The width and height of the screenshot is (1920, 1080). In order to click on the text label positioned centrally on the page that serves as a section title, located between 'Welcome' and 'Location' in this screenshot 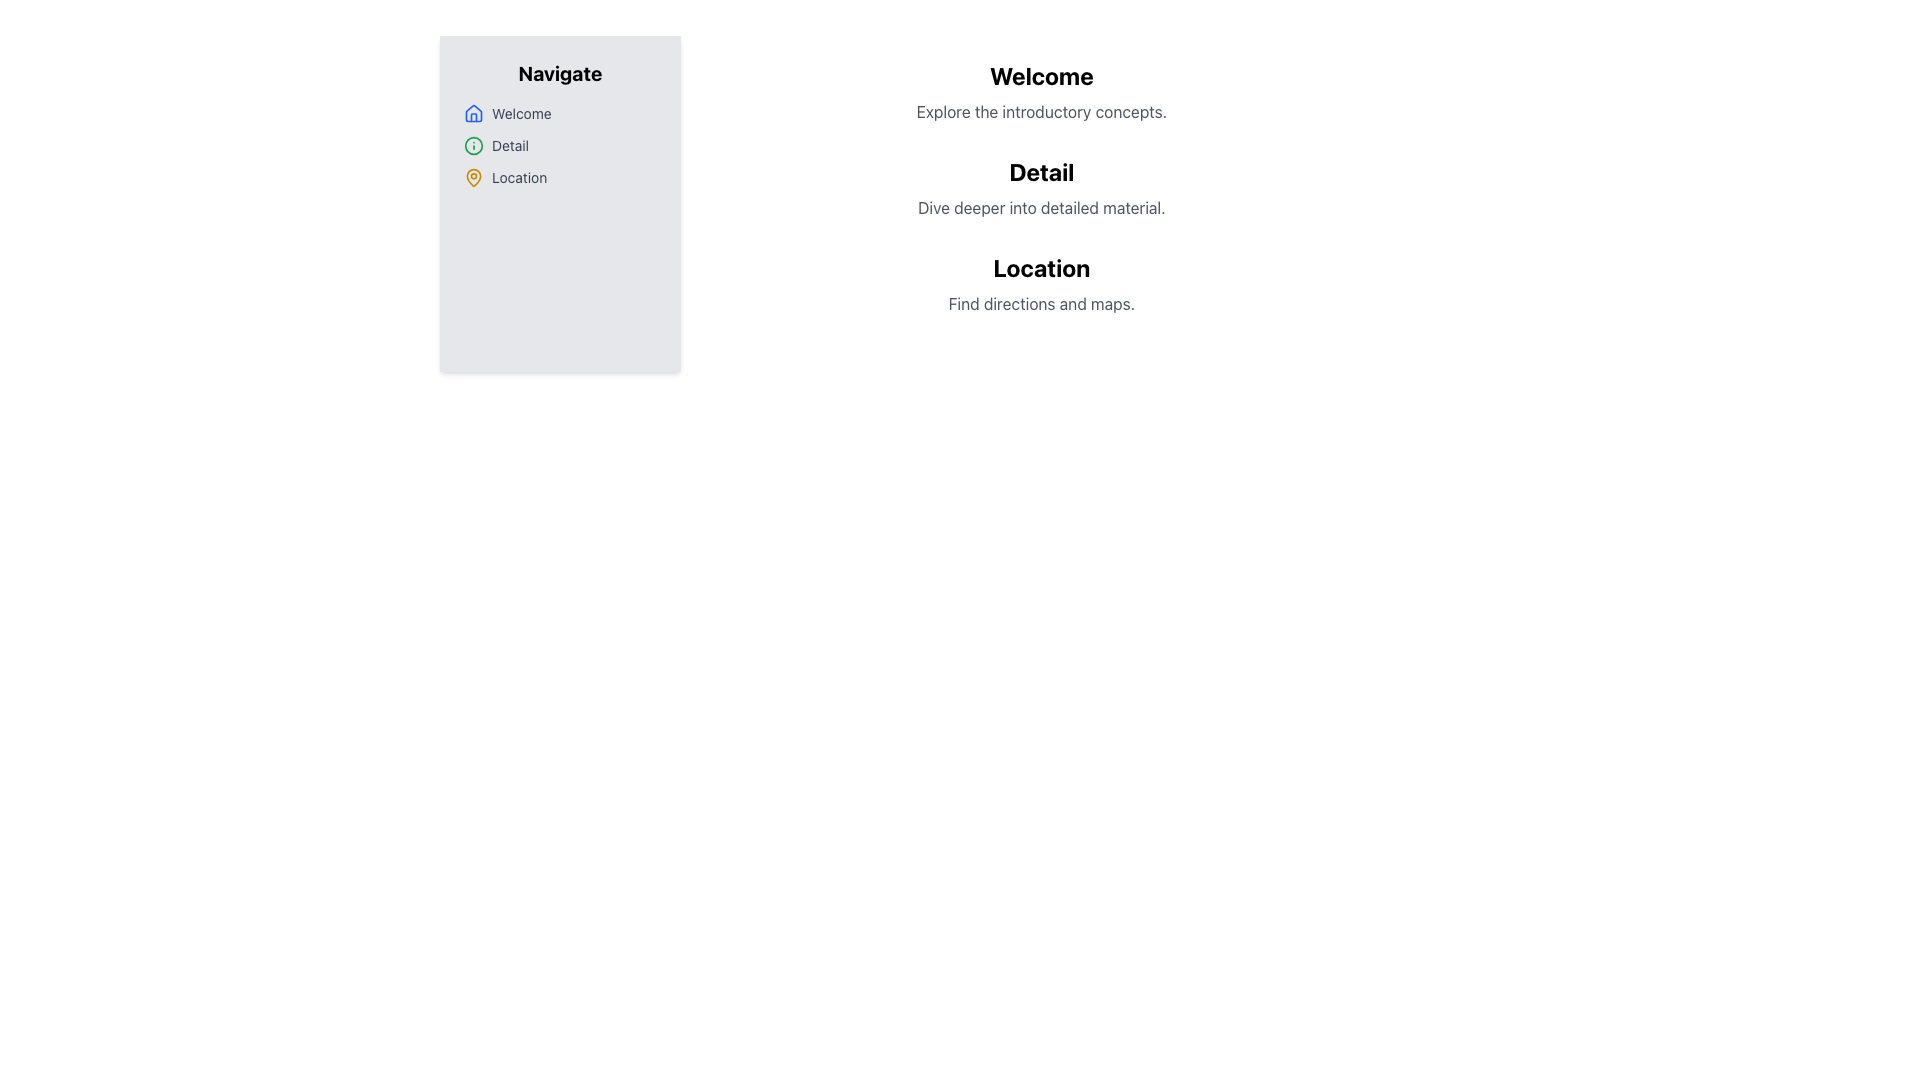, I will do `click(1040, 171)`.